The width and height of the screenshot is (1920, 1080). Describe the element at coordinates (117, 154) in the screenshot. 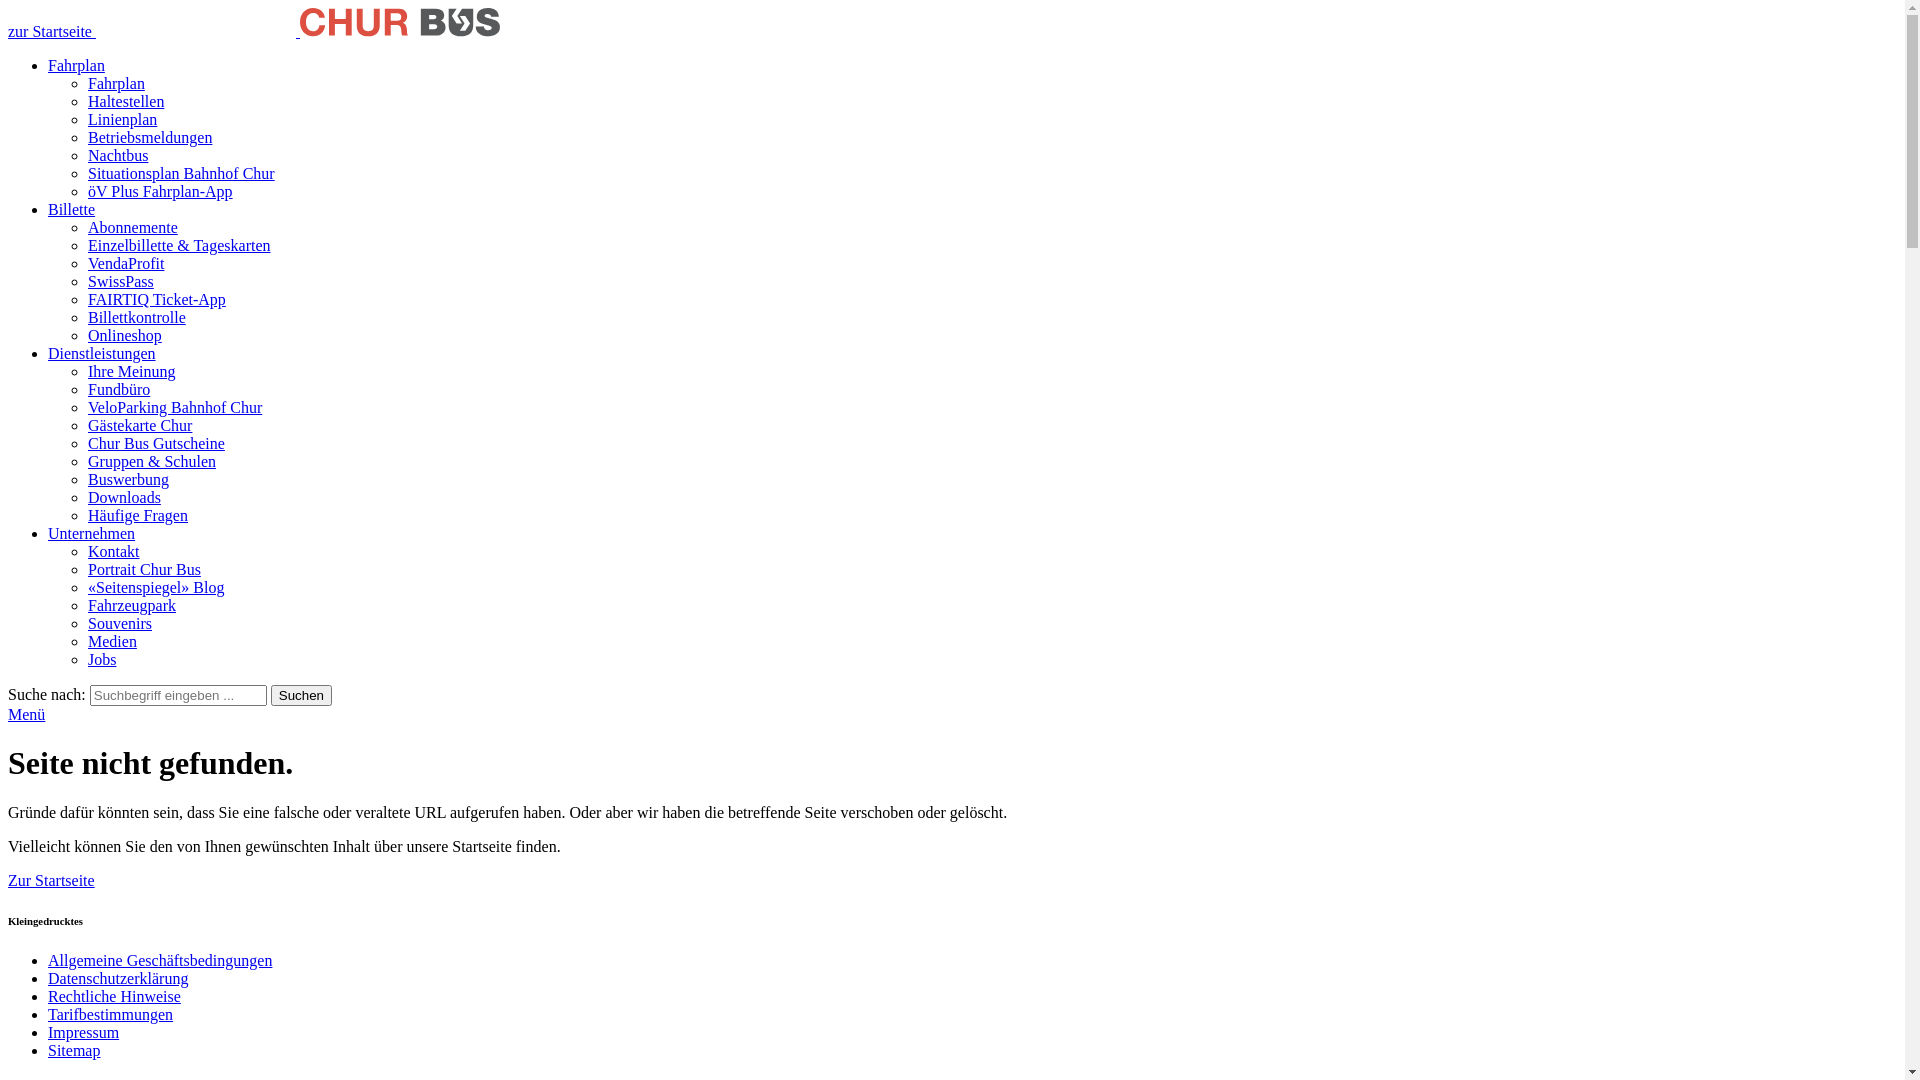

I see `'Nachtbus'` at that location.